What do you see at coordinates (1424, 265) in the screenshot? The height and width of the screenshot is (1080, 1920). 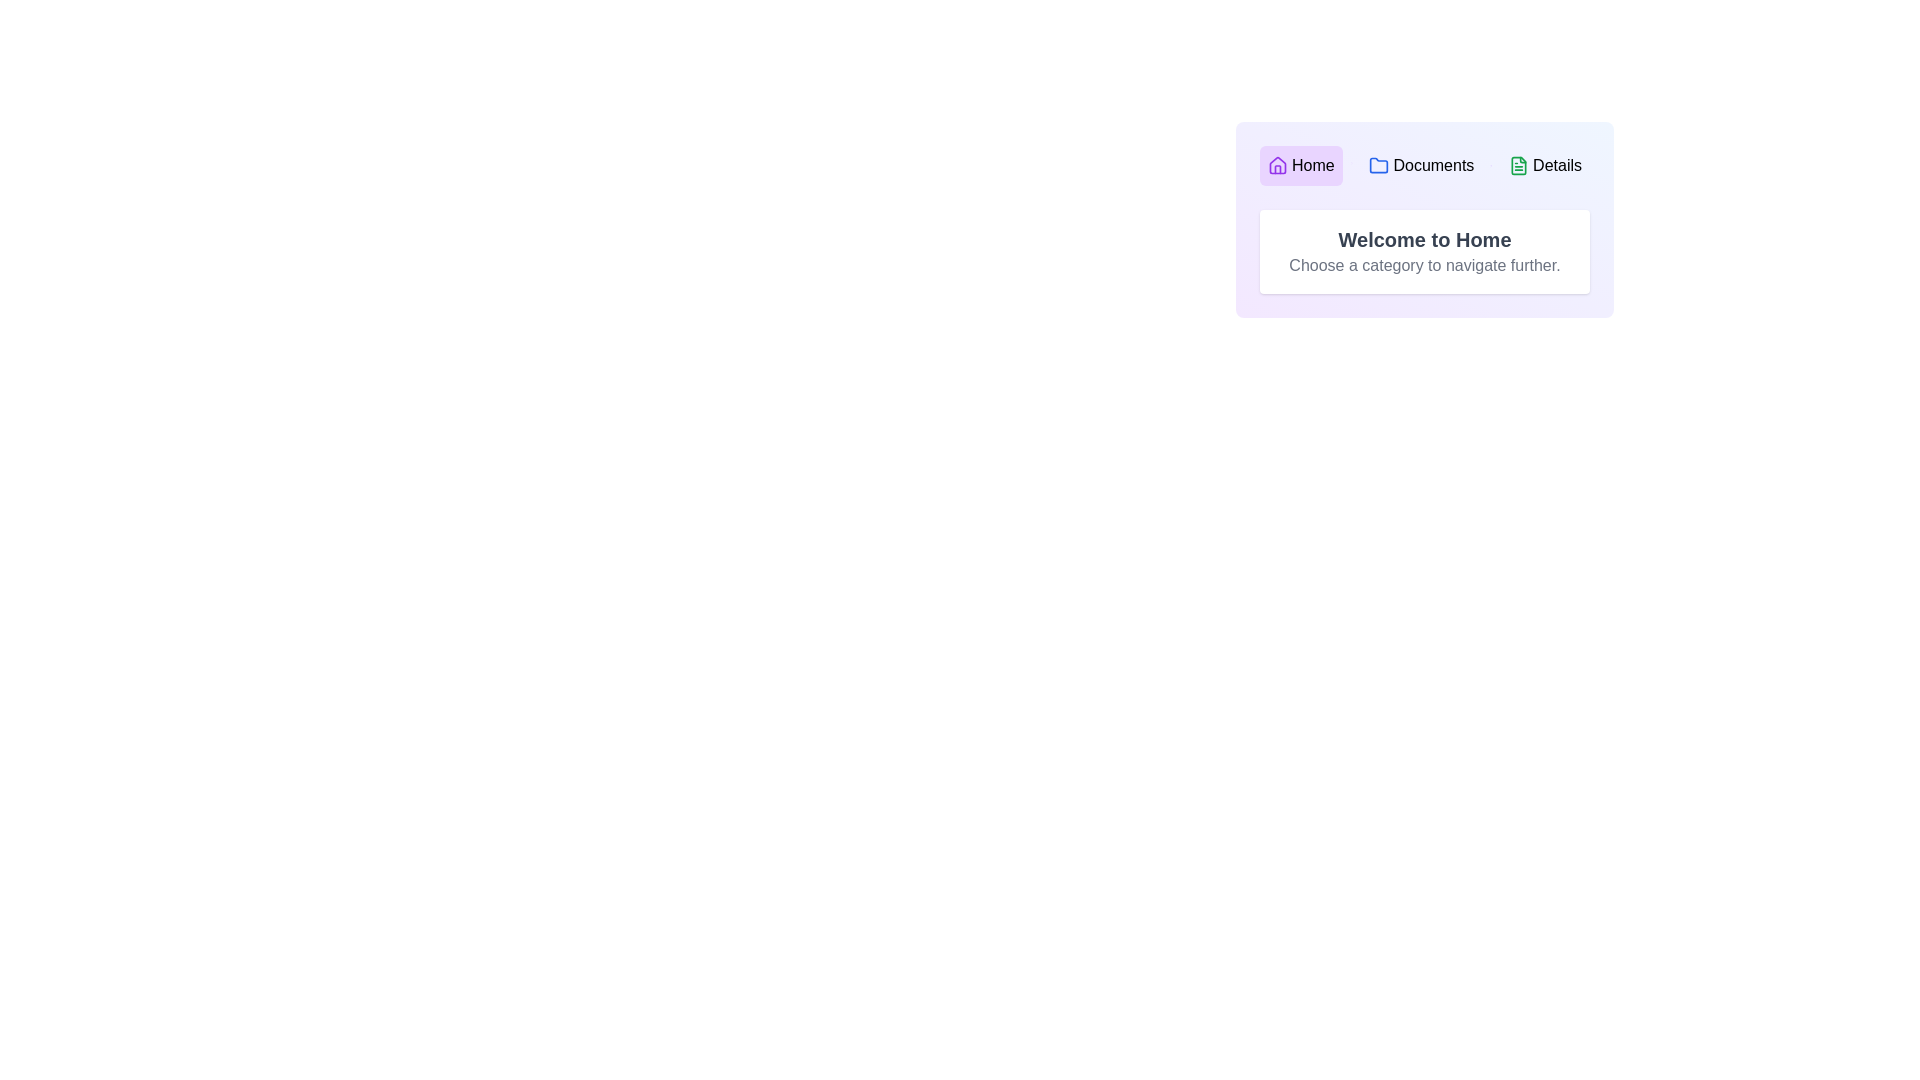 I see `the text label that reads 'Choose a category to navigate further.', which is styled in light gray and positioned below the 'Welcome to Home' label` at bounding box center [1424, 265].